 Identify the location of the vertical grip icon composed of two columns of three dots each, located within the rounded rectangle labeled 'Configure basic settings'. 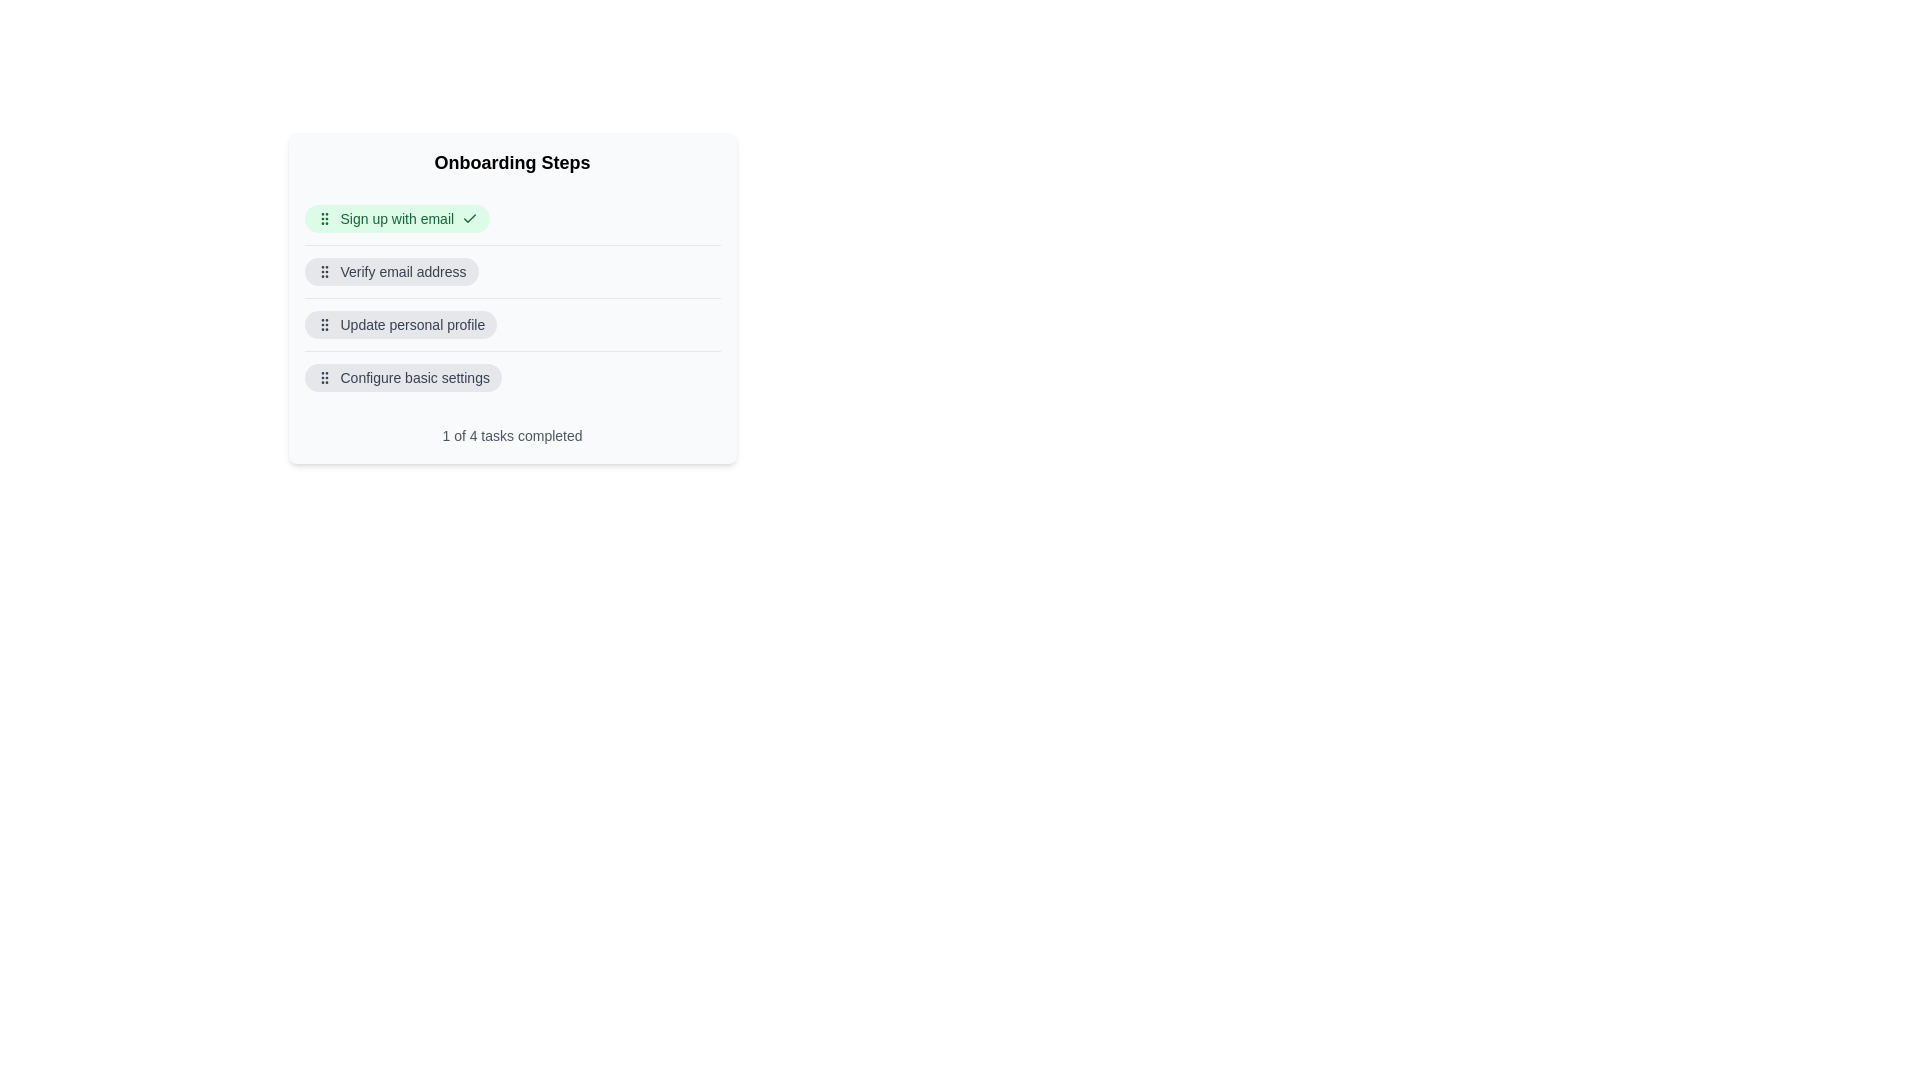
(324, 378).